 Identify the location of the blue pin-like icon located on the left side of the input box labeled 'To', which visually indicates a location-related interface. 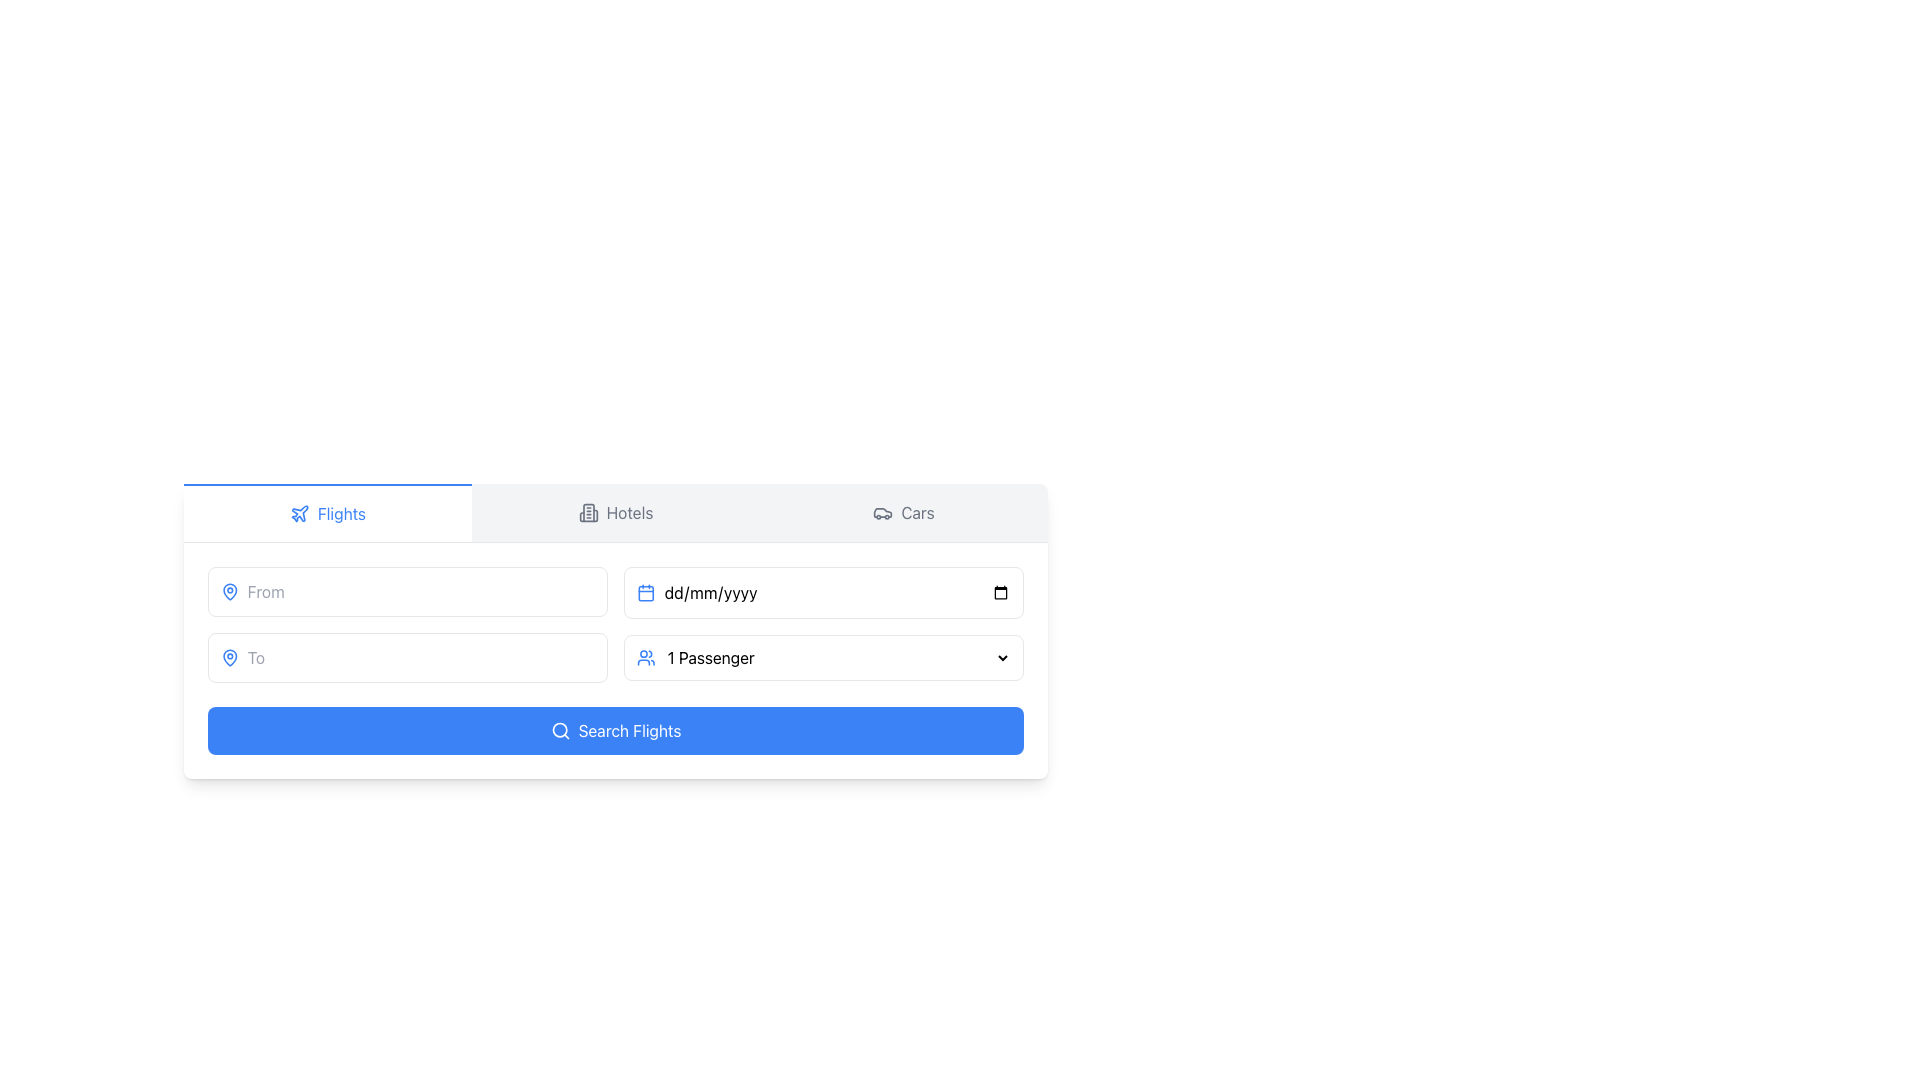
(230, 590).